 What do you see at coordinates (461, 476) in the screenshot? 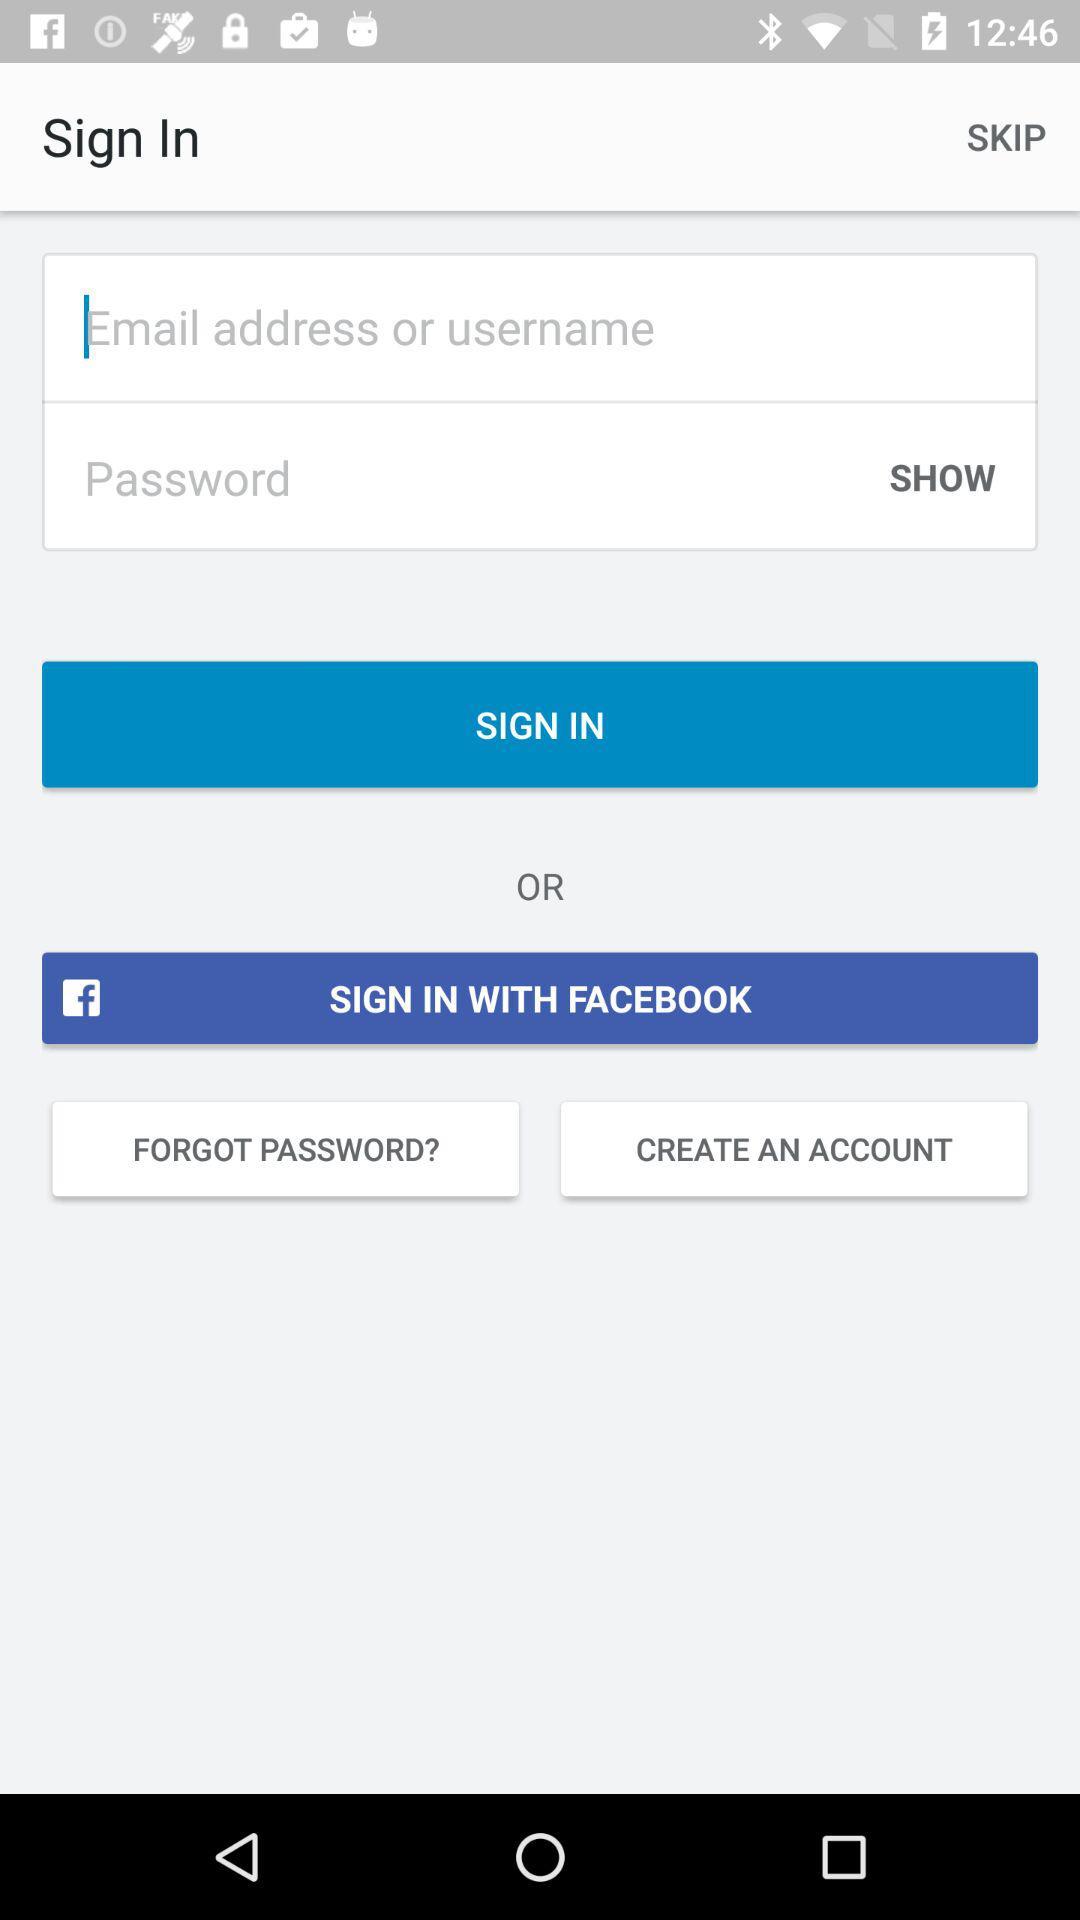
I see `password` at bounding box center [461, 476].